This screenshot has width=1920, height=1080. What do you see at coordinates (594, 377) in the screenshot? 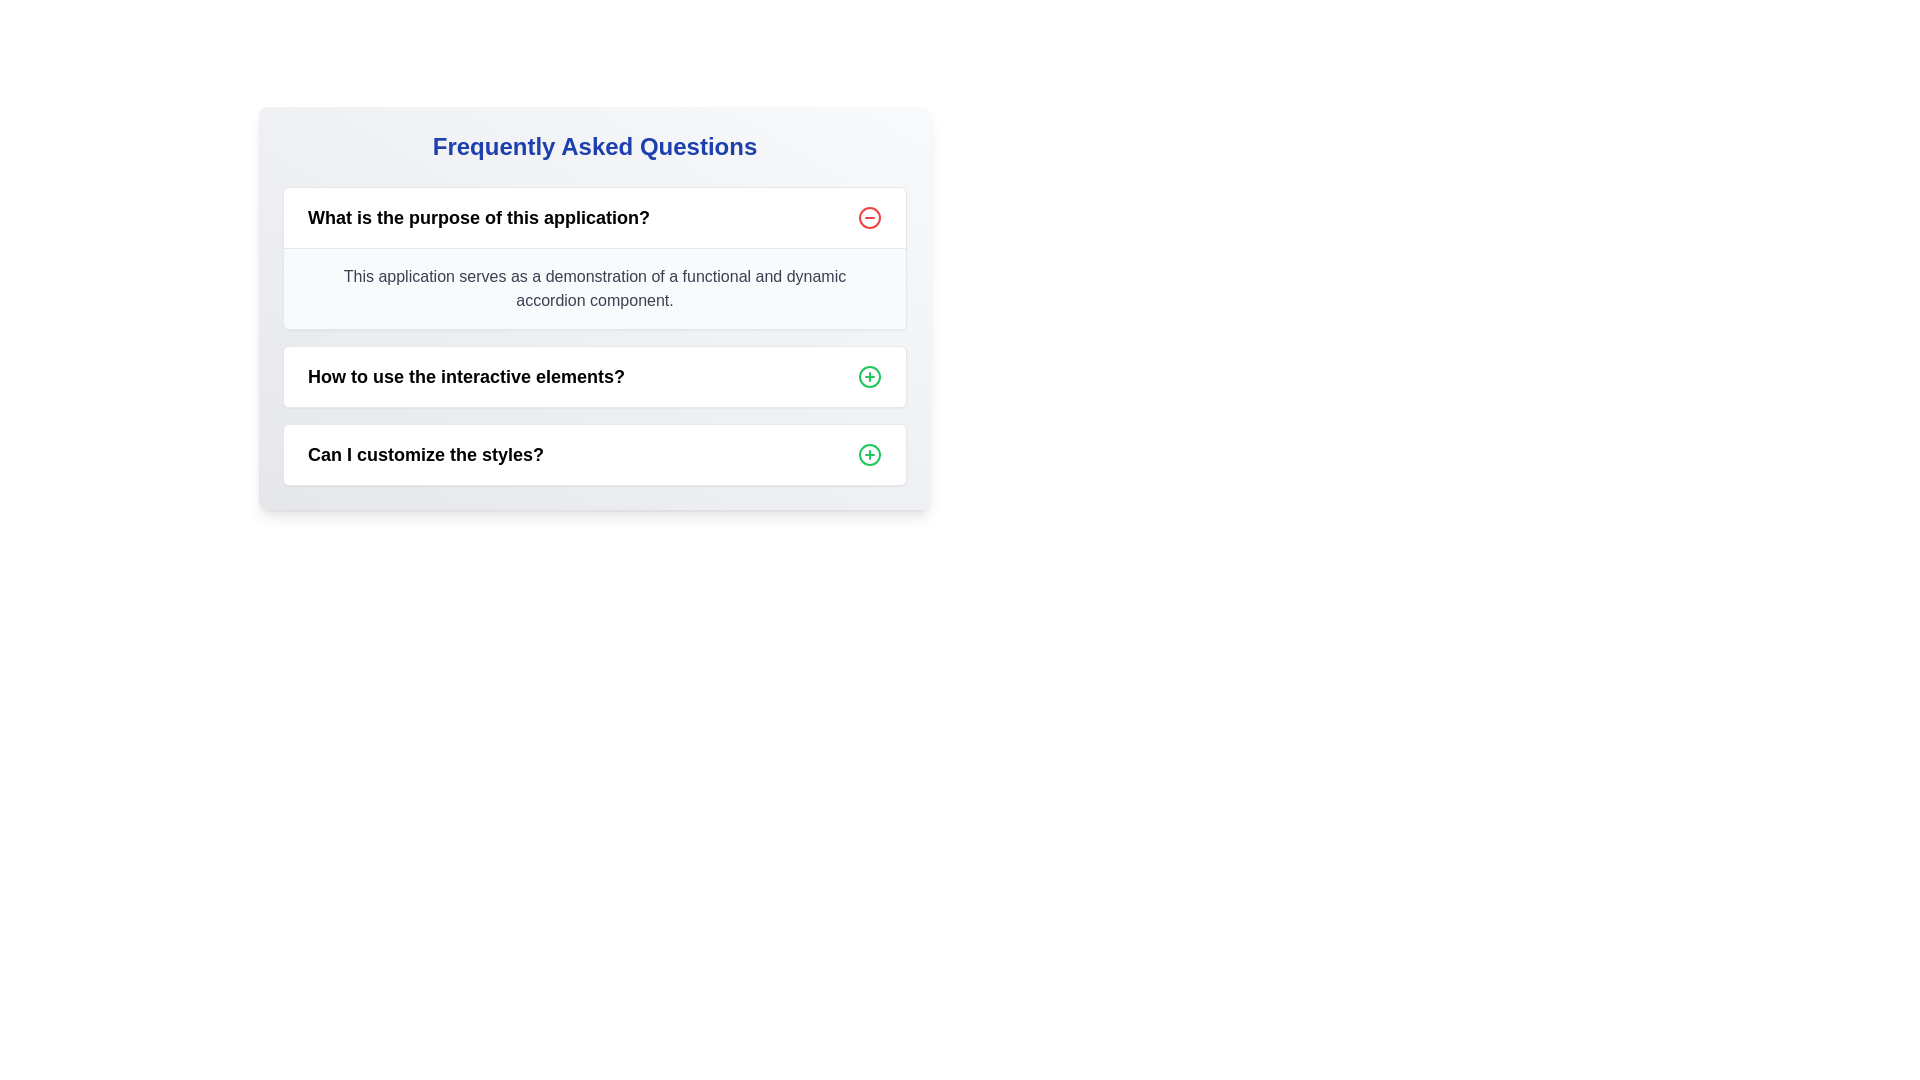
I see `the second item in the FAQ list` at bounding box center [594, 377].